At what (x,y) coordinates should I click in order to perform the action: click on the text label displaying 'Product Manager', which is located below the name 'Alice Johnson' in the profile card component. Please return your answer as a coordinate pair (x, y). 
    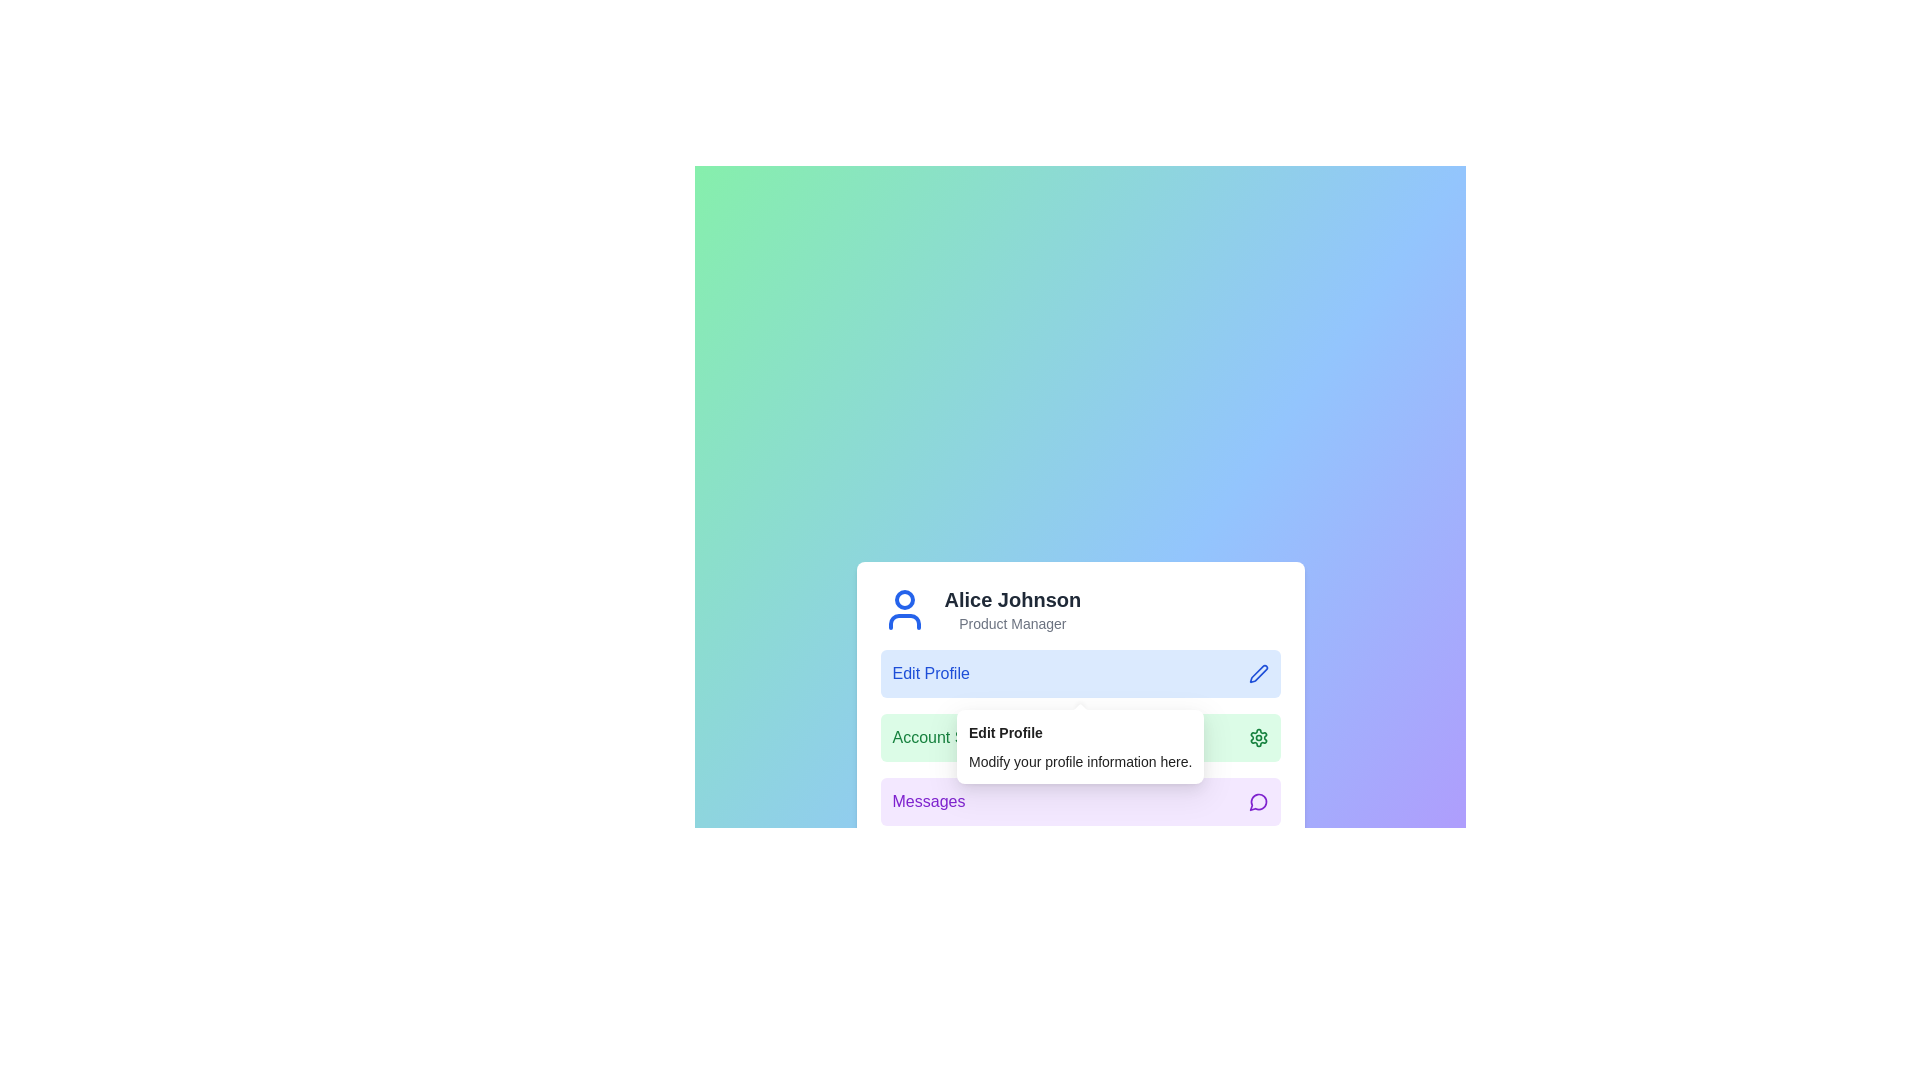
    Looking at the image, I should click on (1012, 623).